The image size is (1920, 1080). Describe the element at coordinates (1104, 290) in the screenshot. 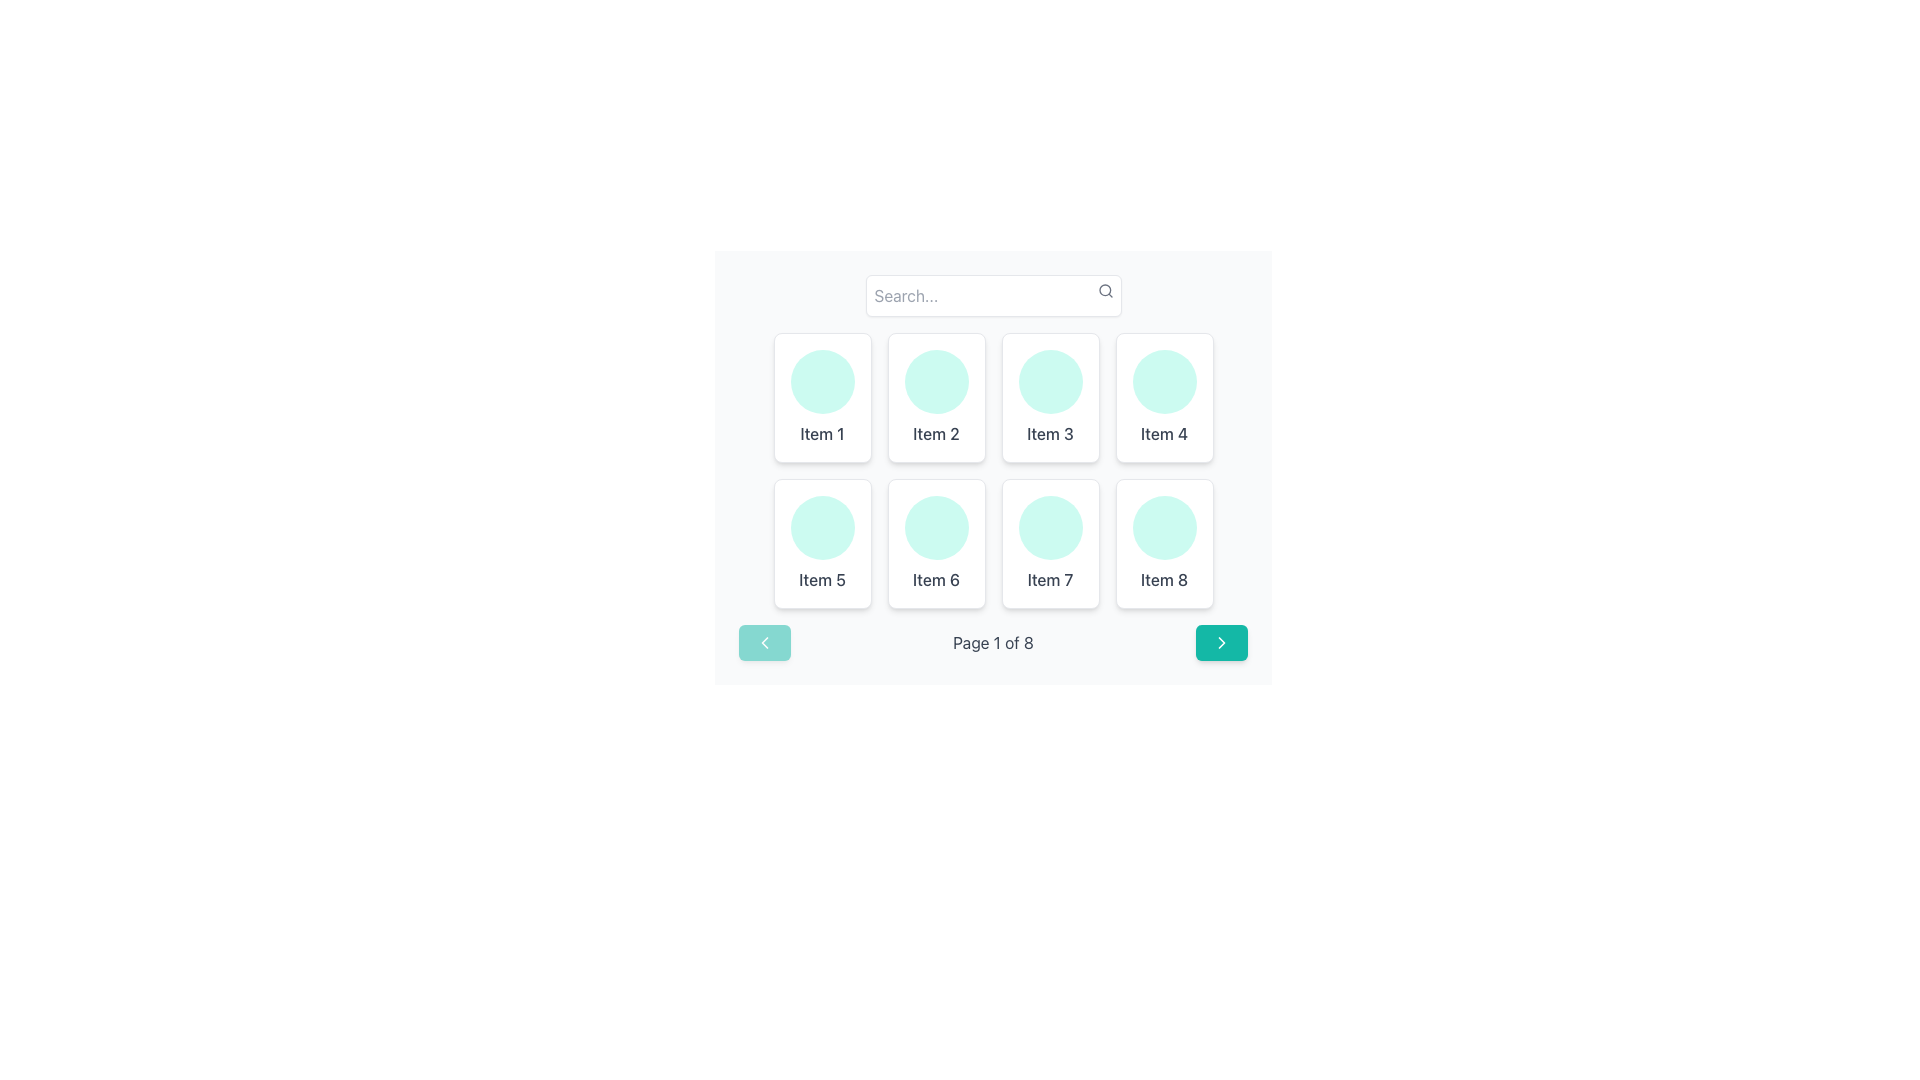

I see `the icon located at the upper-right corner of the search input component` at that location.